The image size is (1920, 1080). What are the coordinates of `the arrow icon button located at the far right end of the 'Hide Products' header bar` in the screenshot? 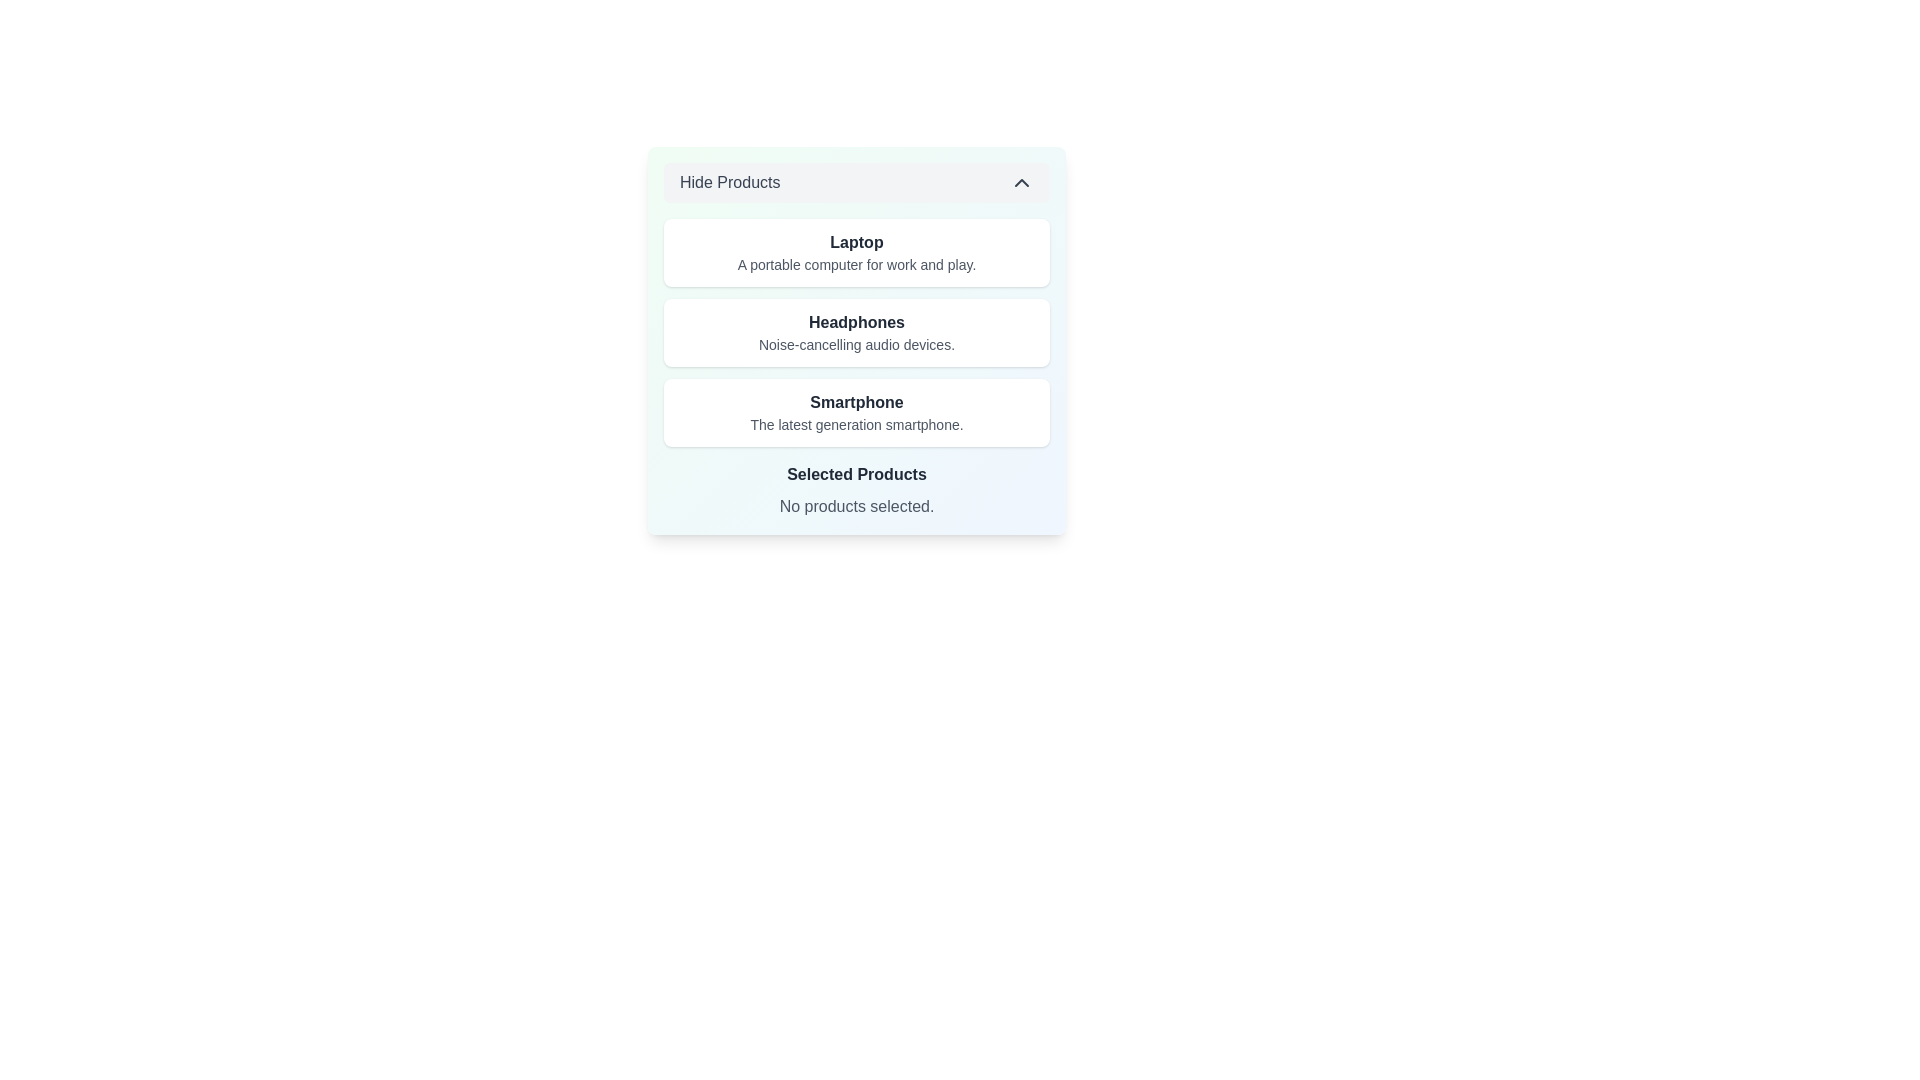 It's located at (1022, 182).